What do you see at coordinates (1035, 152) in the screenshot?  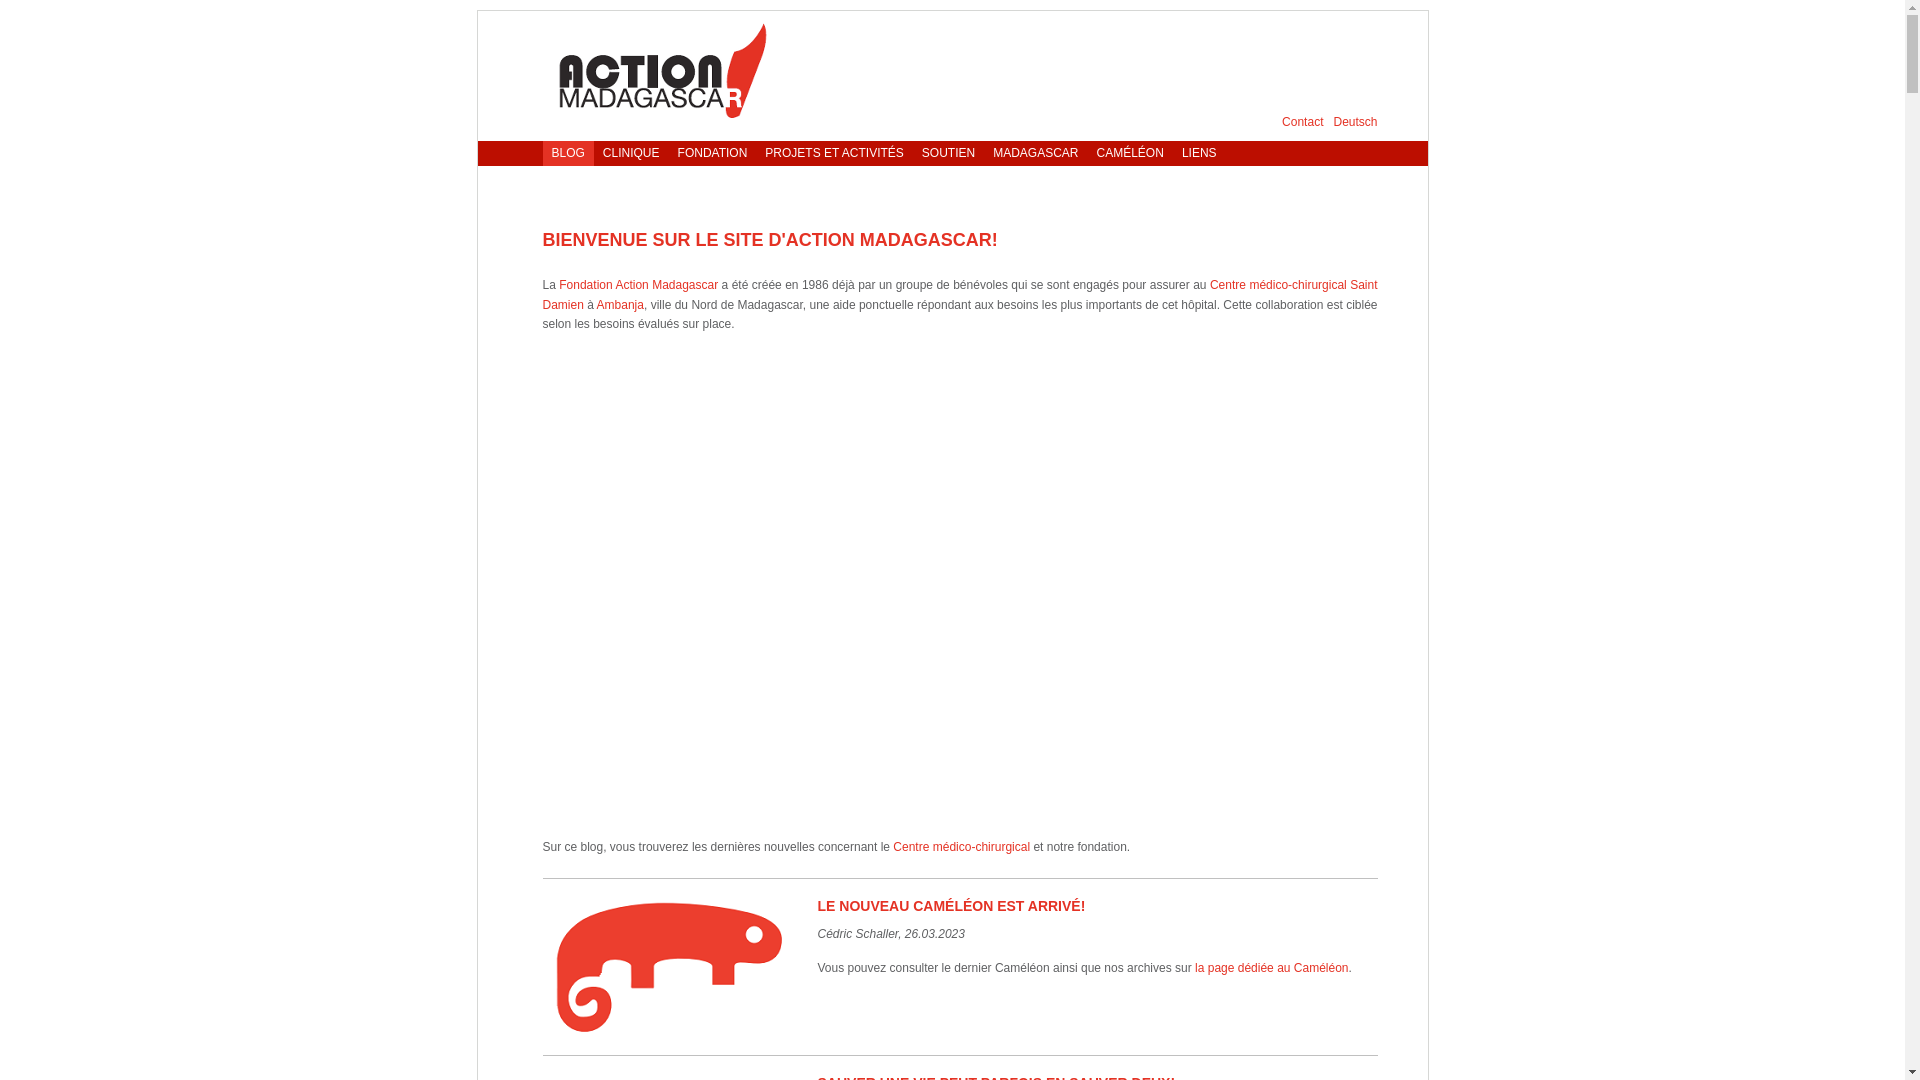 I see `'MADAGASCAR'` at bounding box center [1035, 152].